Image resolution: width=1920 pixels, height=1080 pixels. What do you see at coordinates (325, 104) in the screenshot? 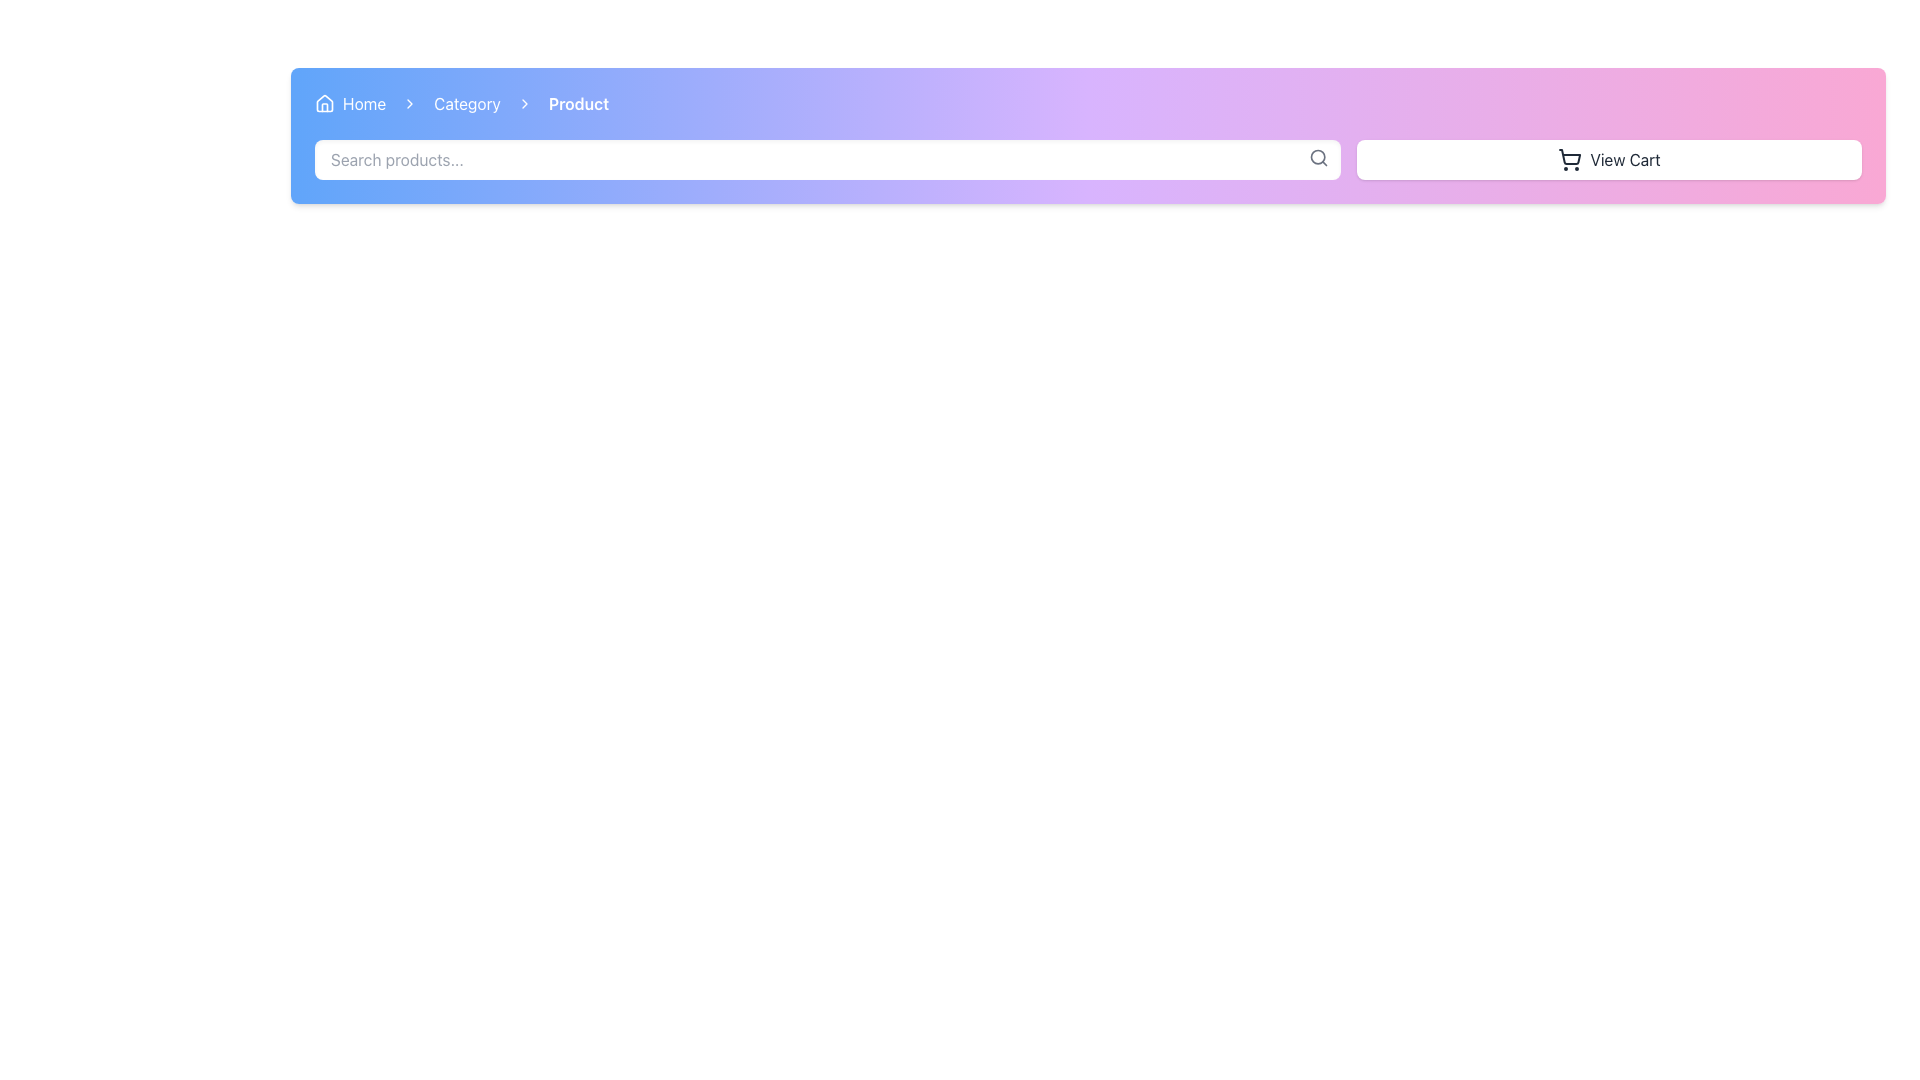
I see `the house-shaped SVG icon in the breadcrumb navigation bar` at bounding box center [325, 104].